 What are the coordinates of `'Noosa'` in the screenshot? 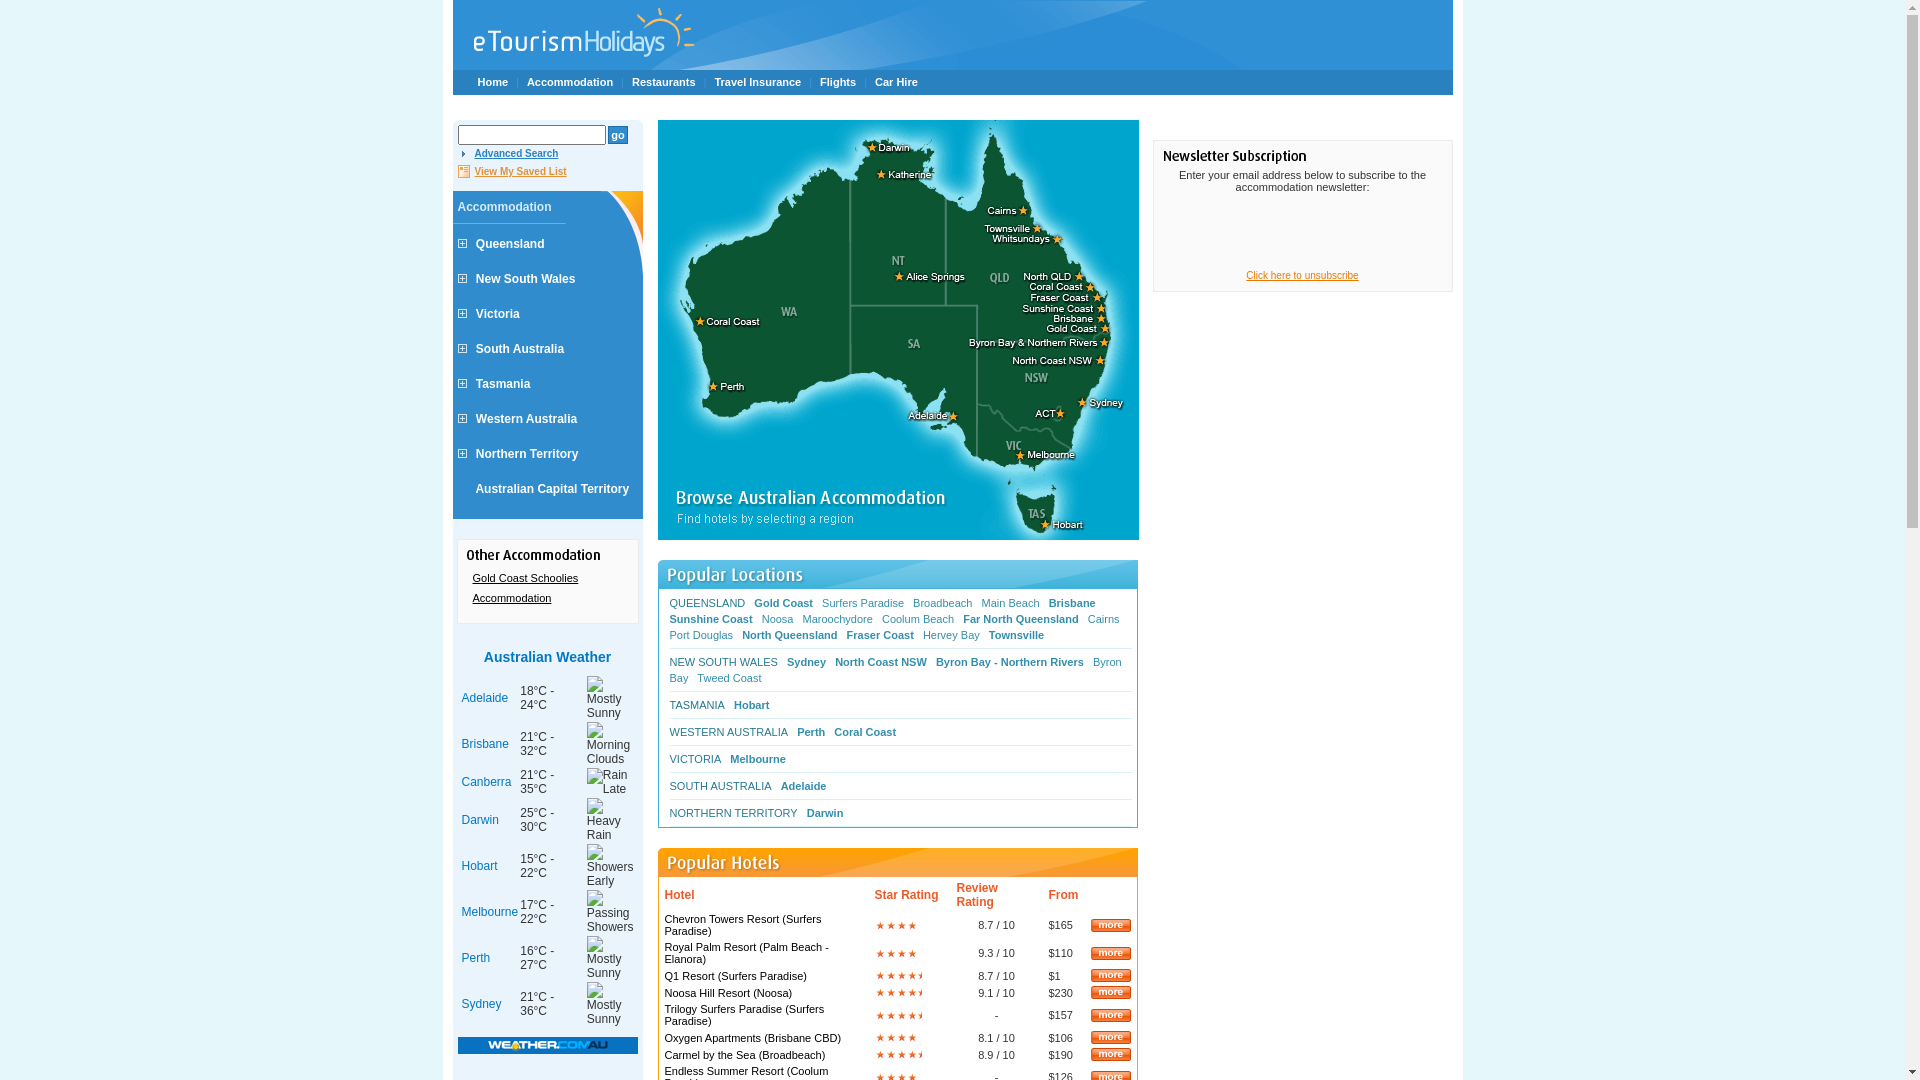 It's located at (780, 617).